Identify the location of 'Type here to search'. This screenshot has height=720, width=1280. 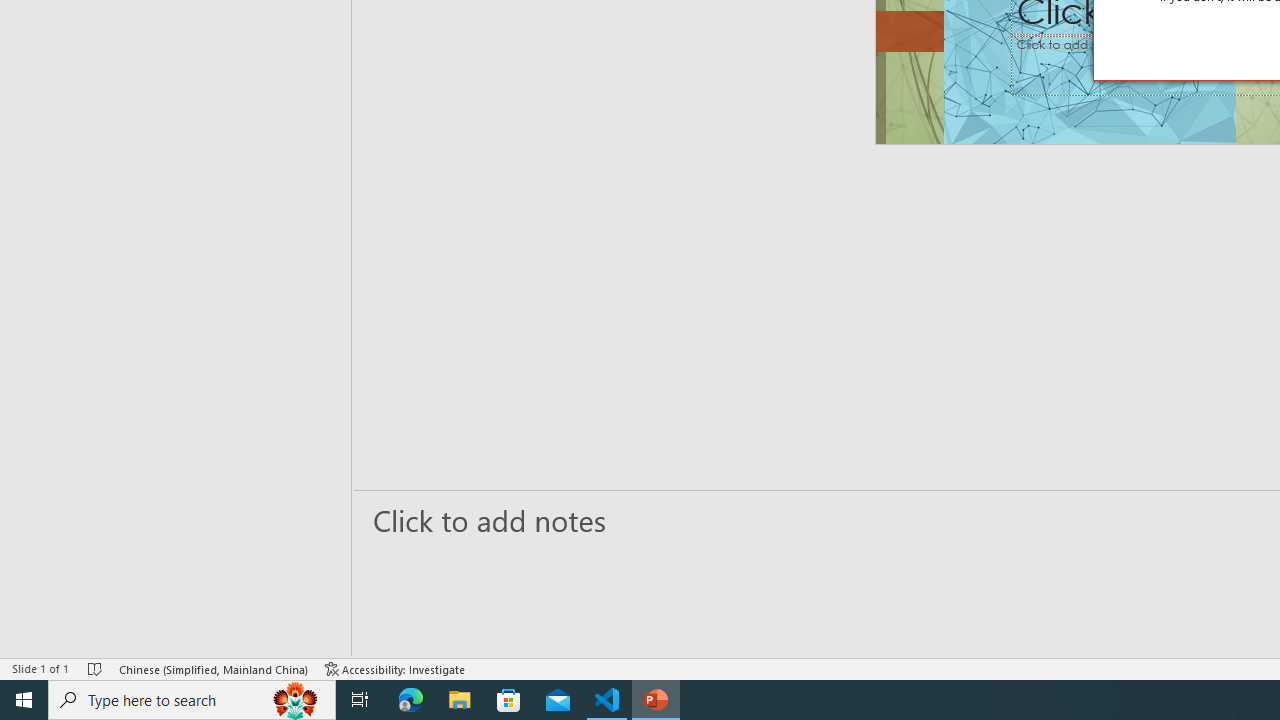
(192, 698).